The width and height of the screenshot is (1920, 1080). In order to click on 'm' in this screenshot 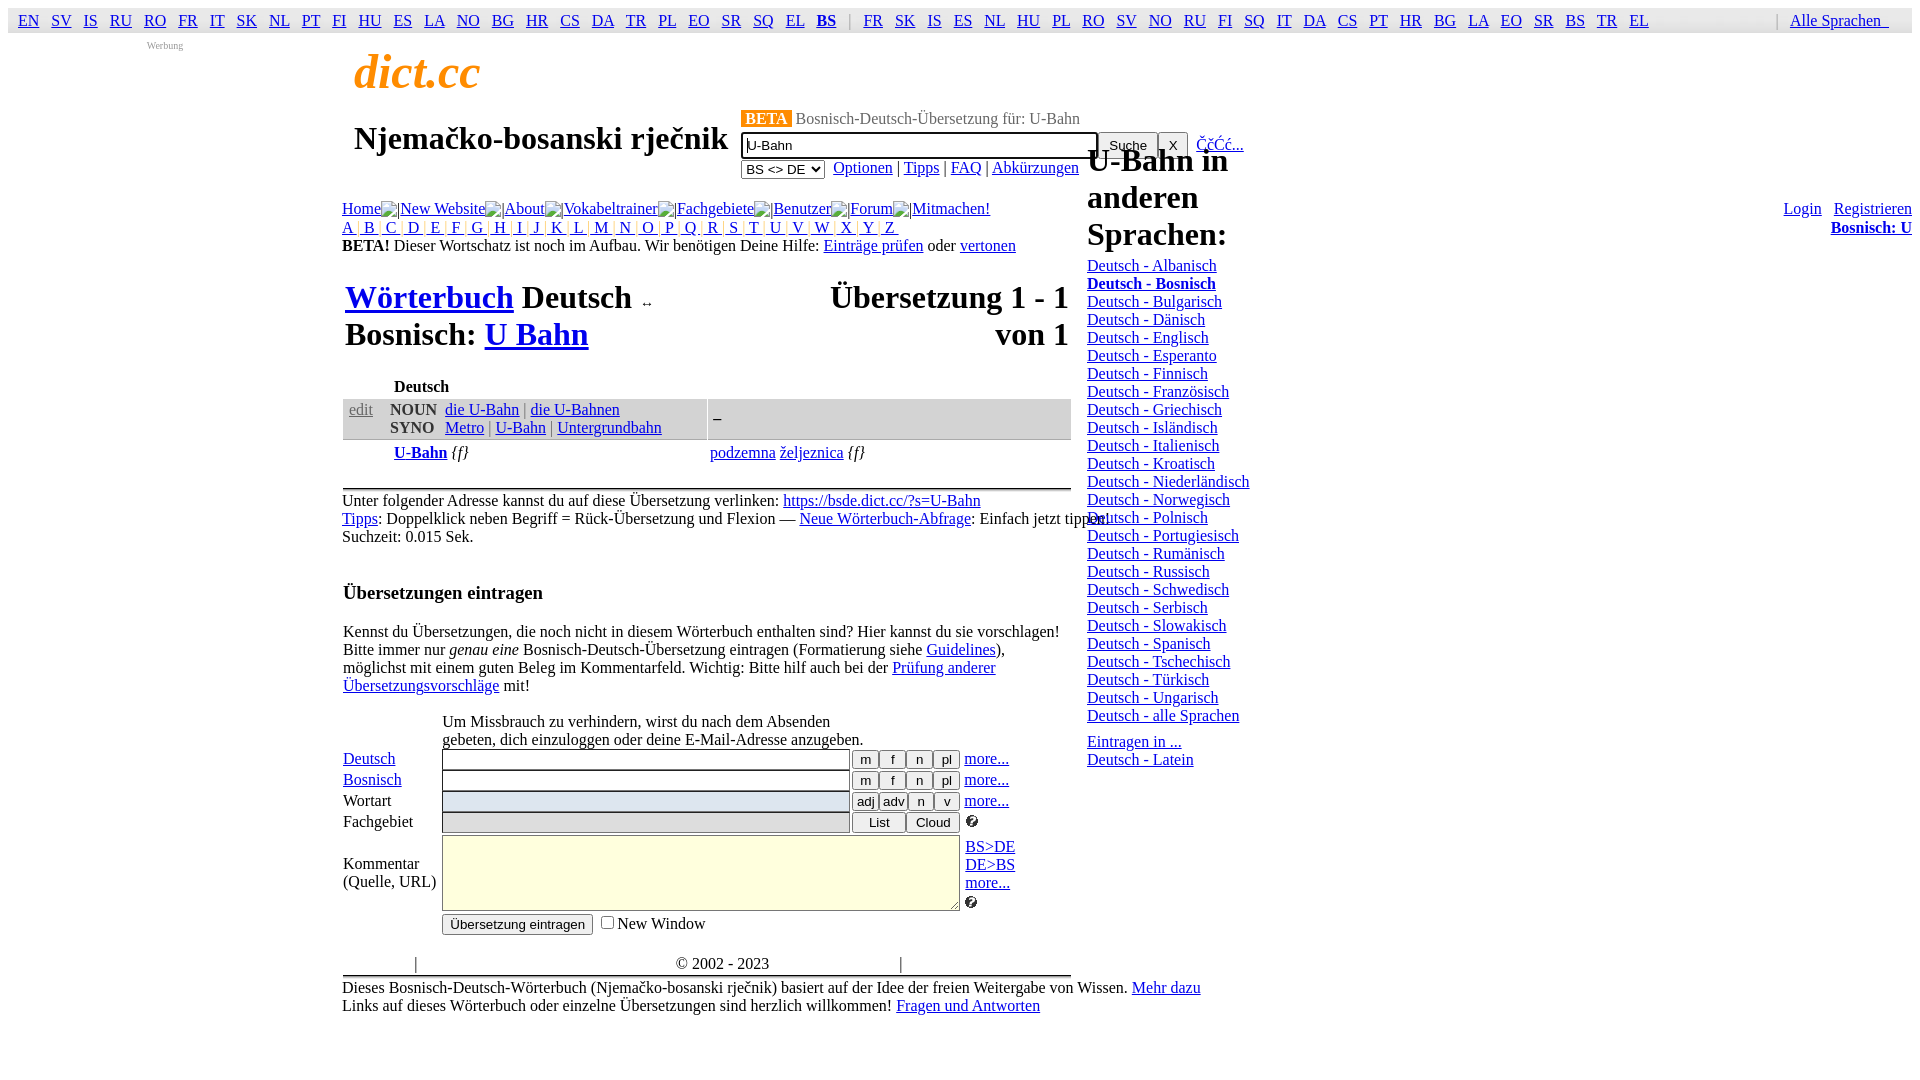, I will do `click(865, 779)`.